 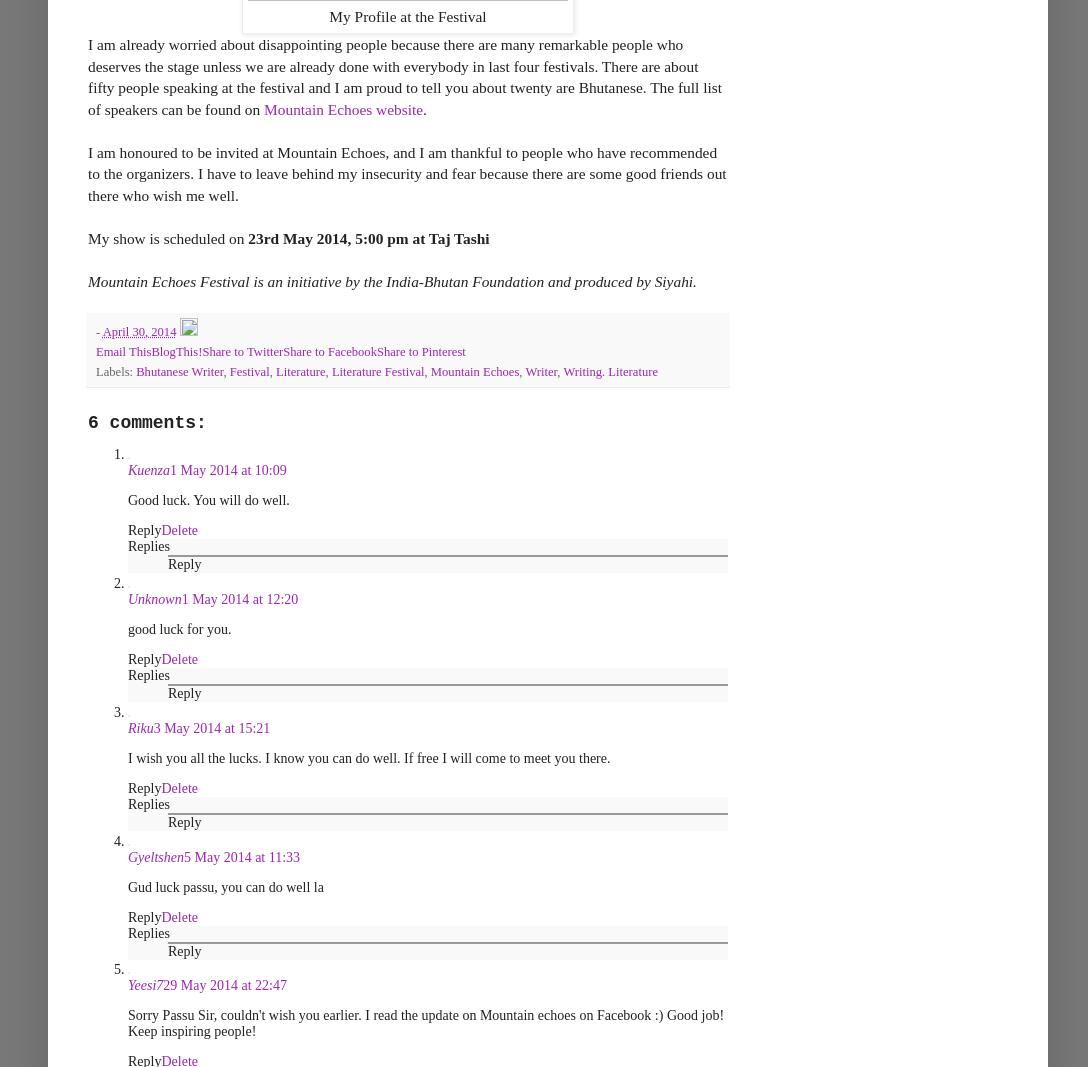 I want to click on '1 May 2014 at 10:09', so click(x=227, y=469).